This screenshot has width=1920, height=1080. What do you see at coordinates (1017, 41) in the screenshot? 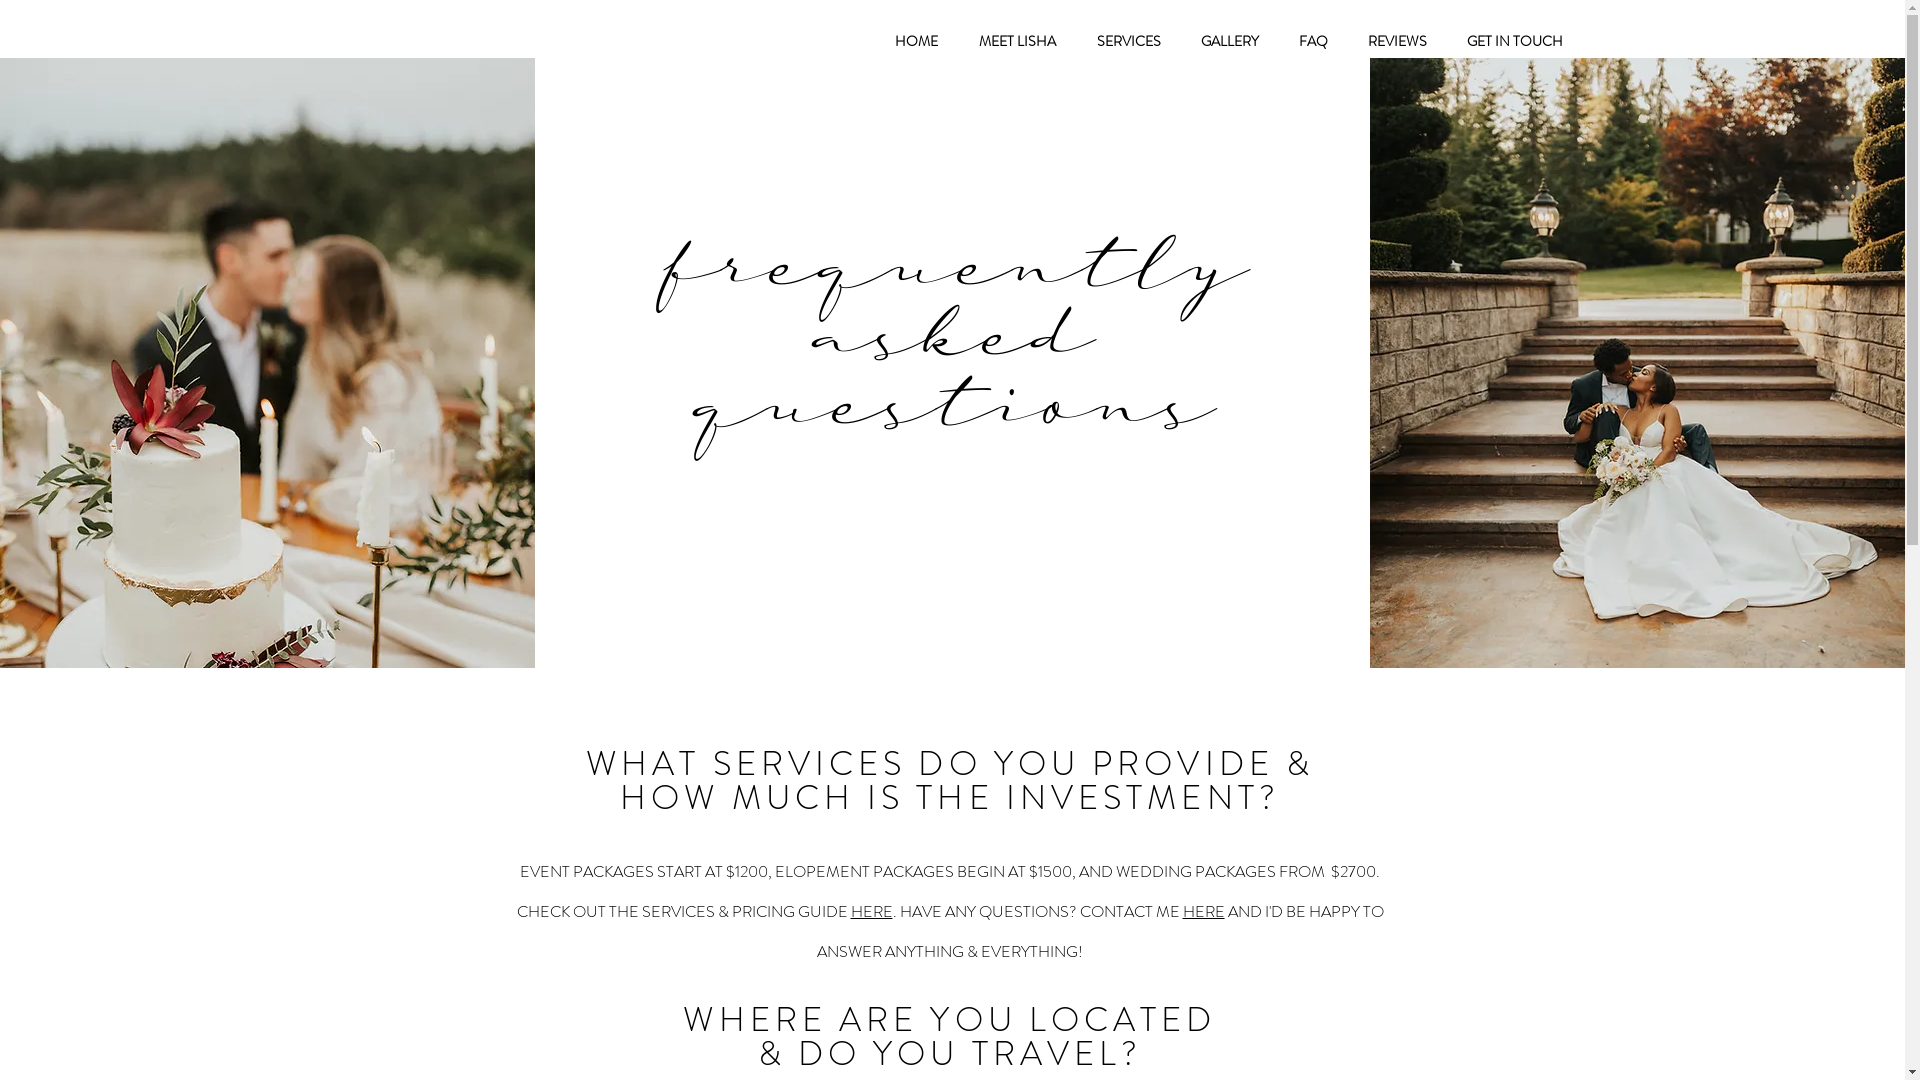
I see `'MEET LISHA'` at bounding box center [1017, 41].